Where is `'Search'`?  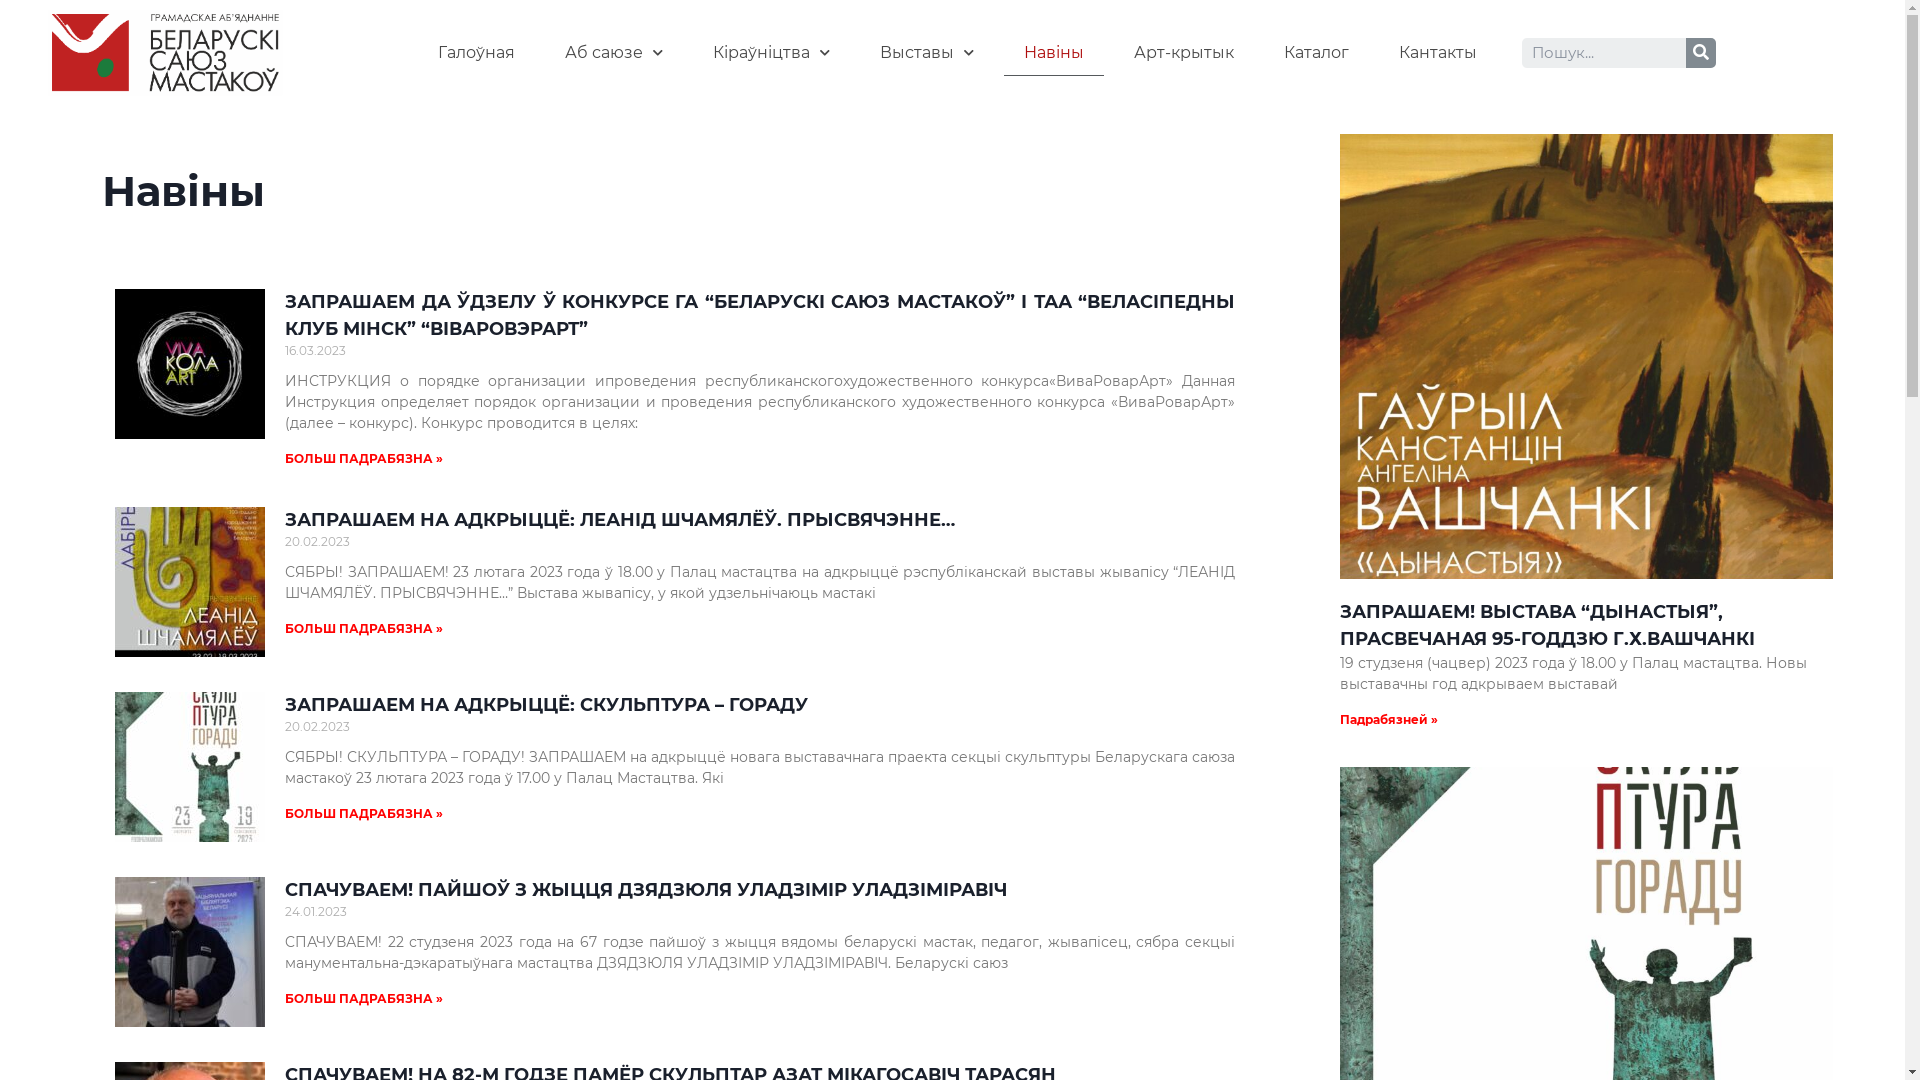
'Search' is located at coordinates (1699, 52).